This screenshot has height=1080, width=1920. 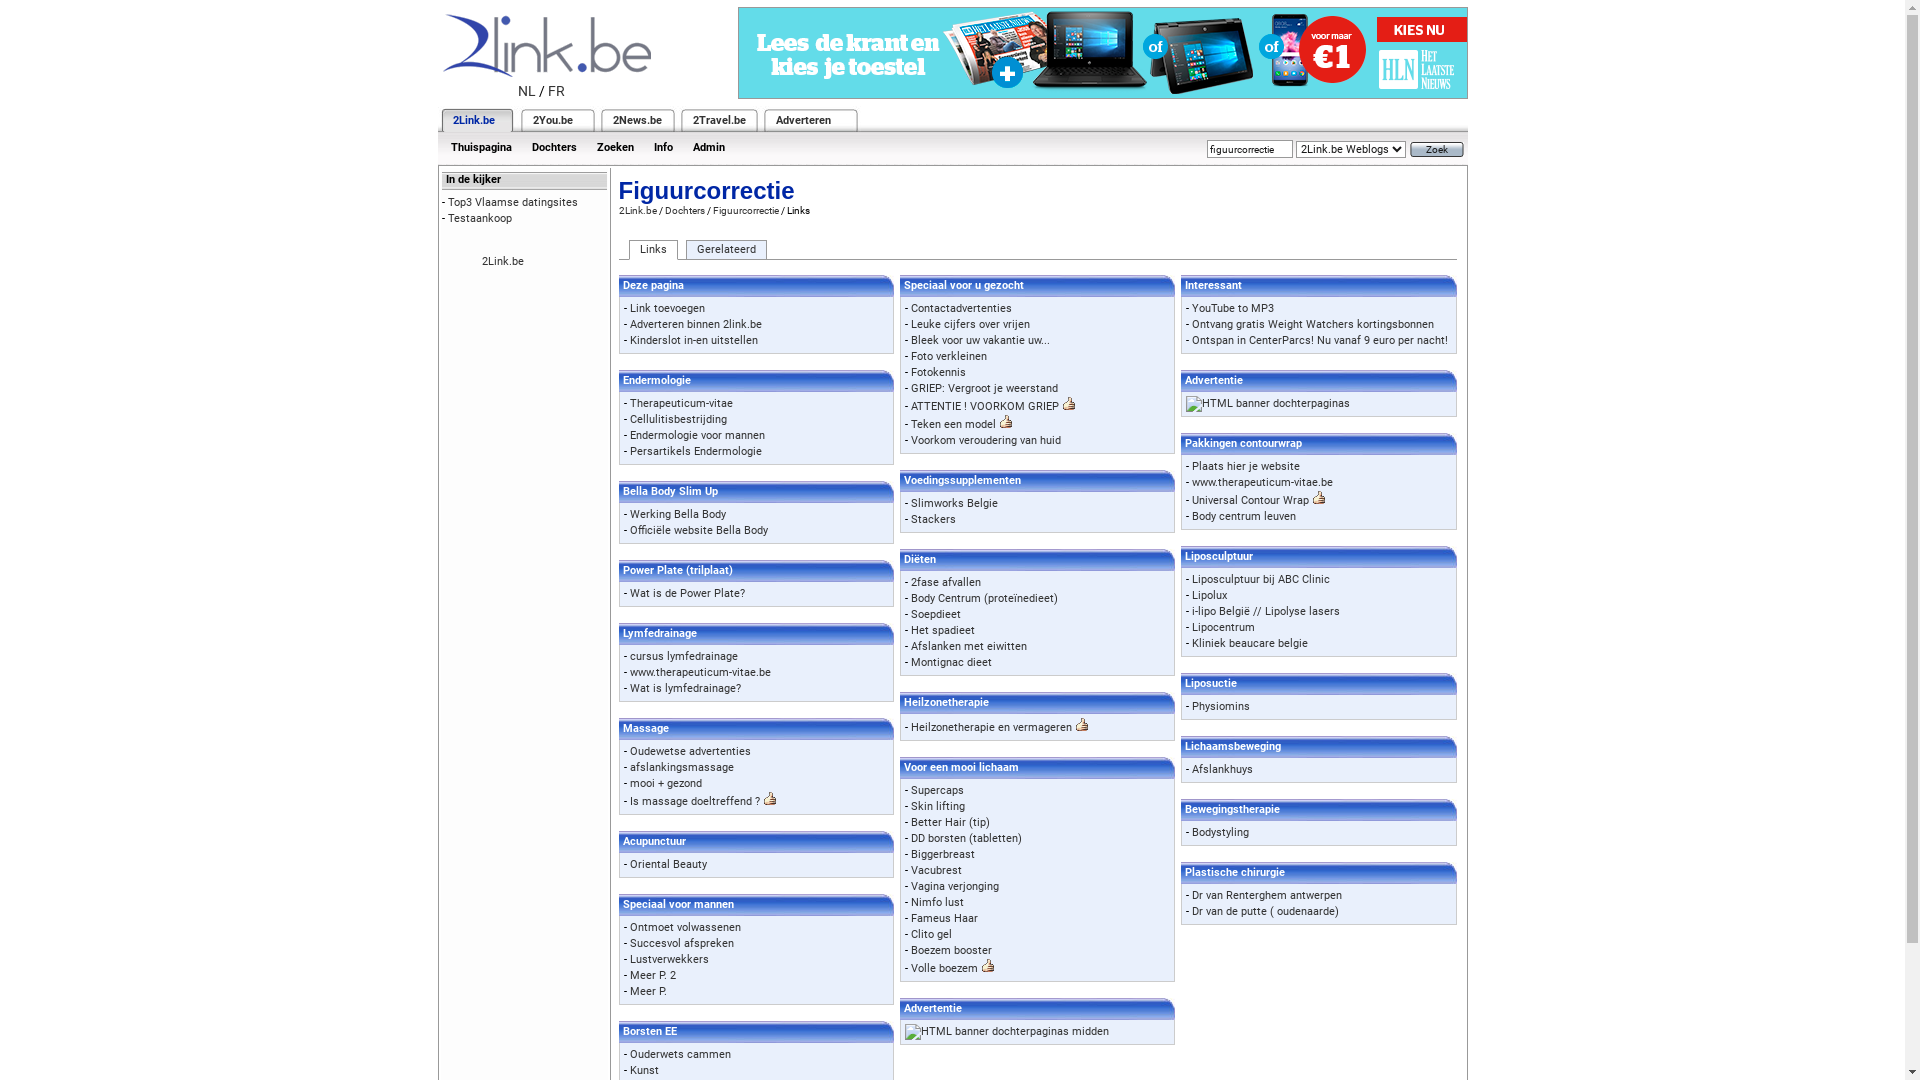 I want to click on 'Meer P.', so click(x=648, y=991).